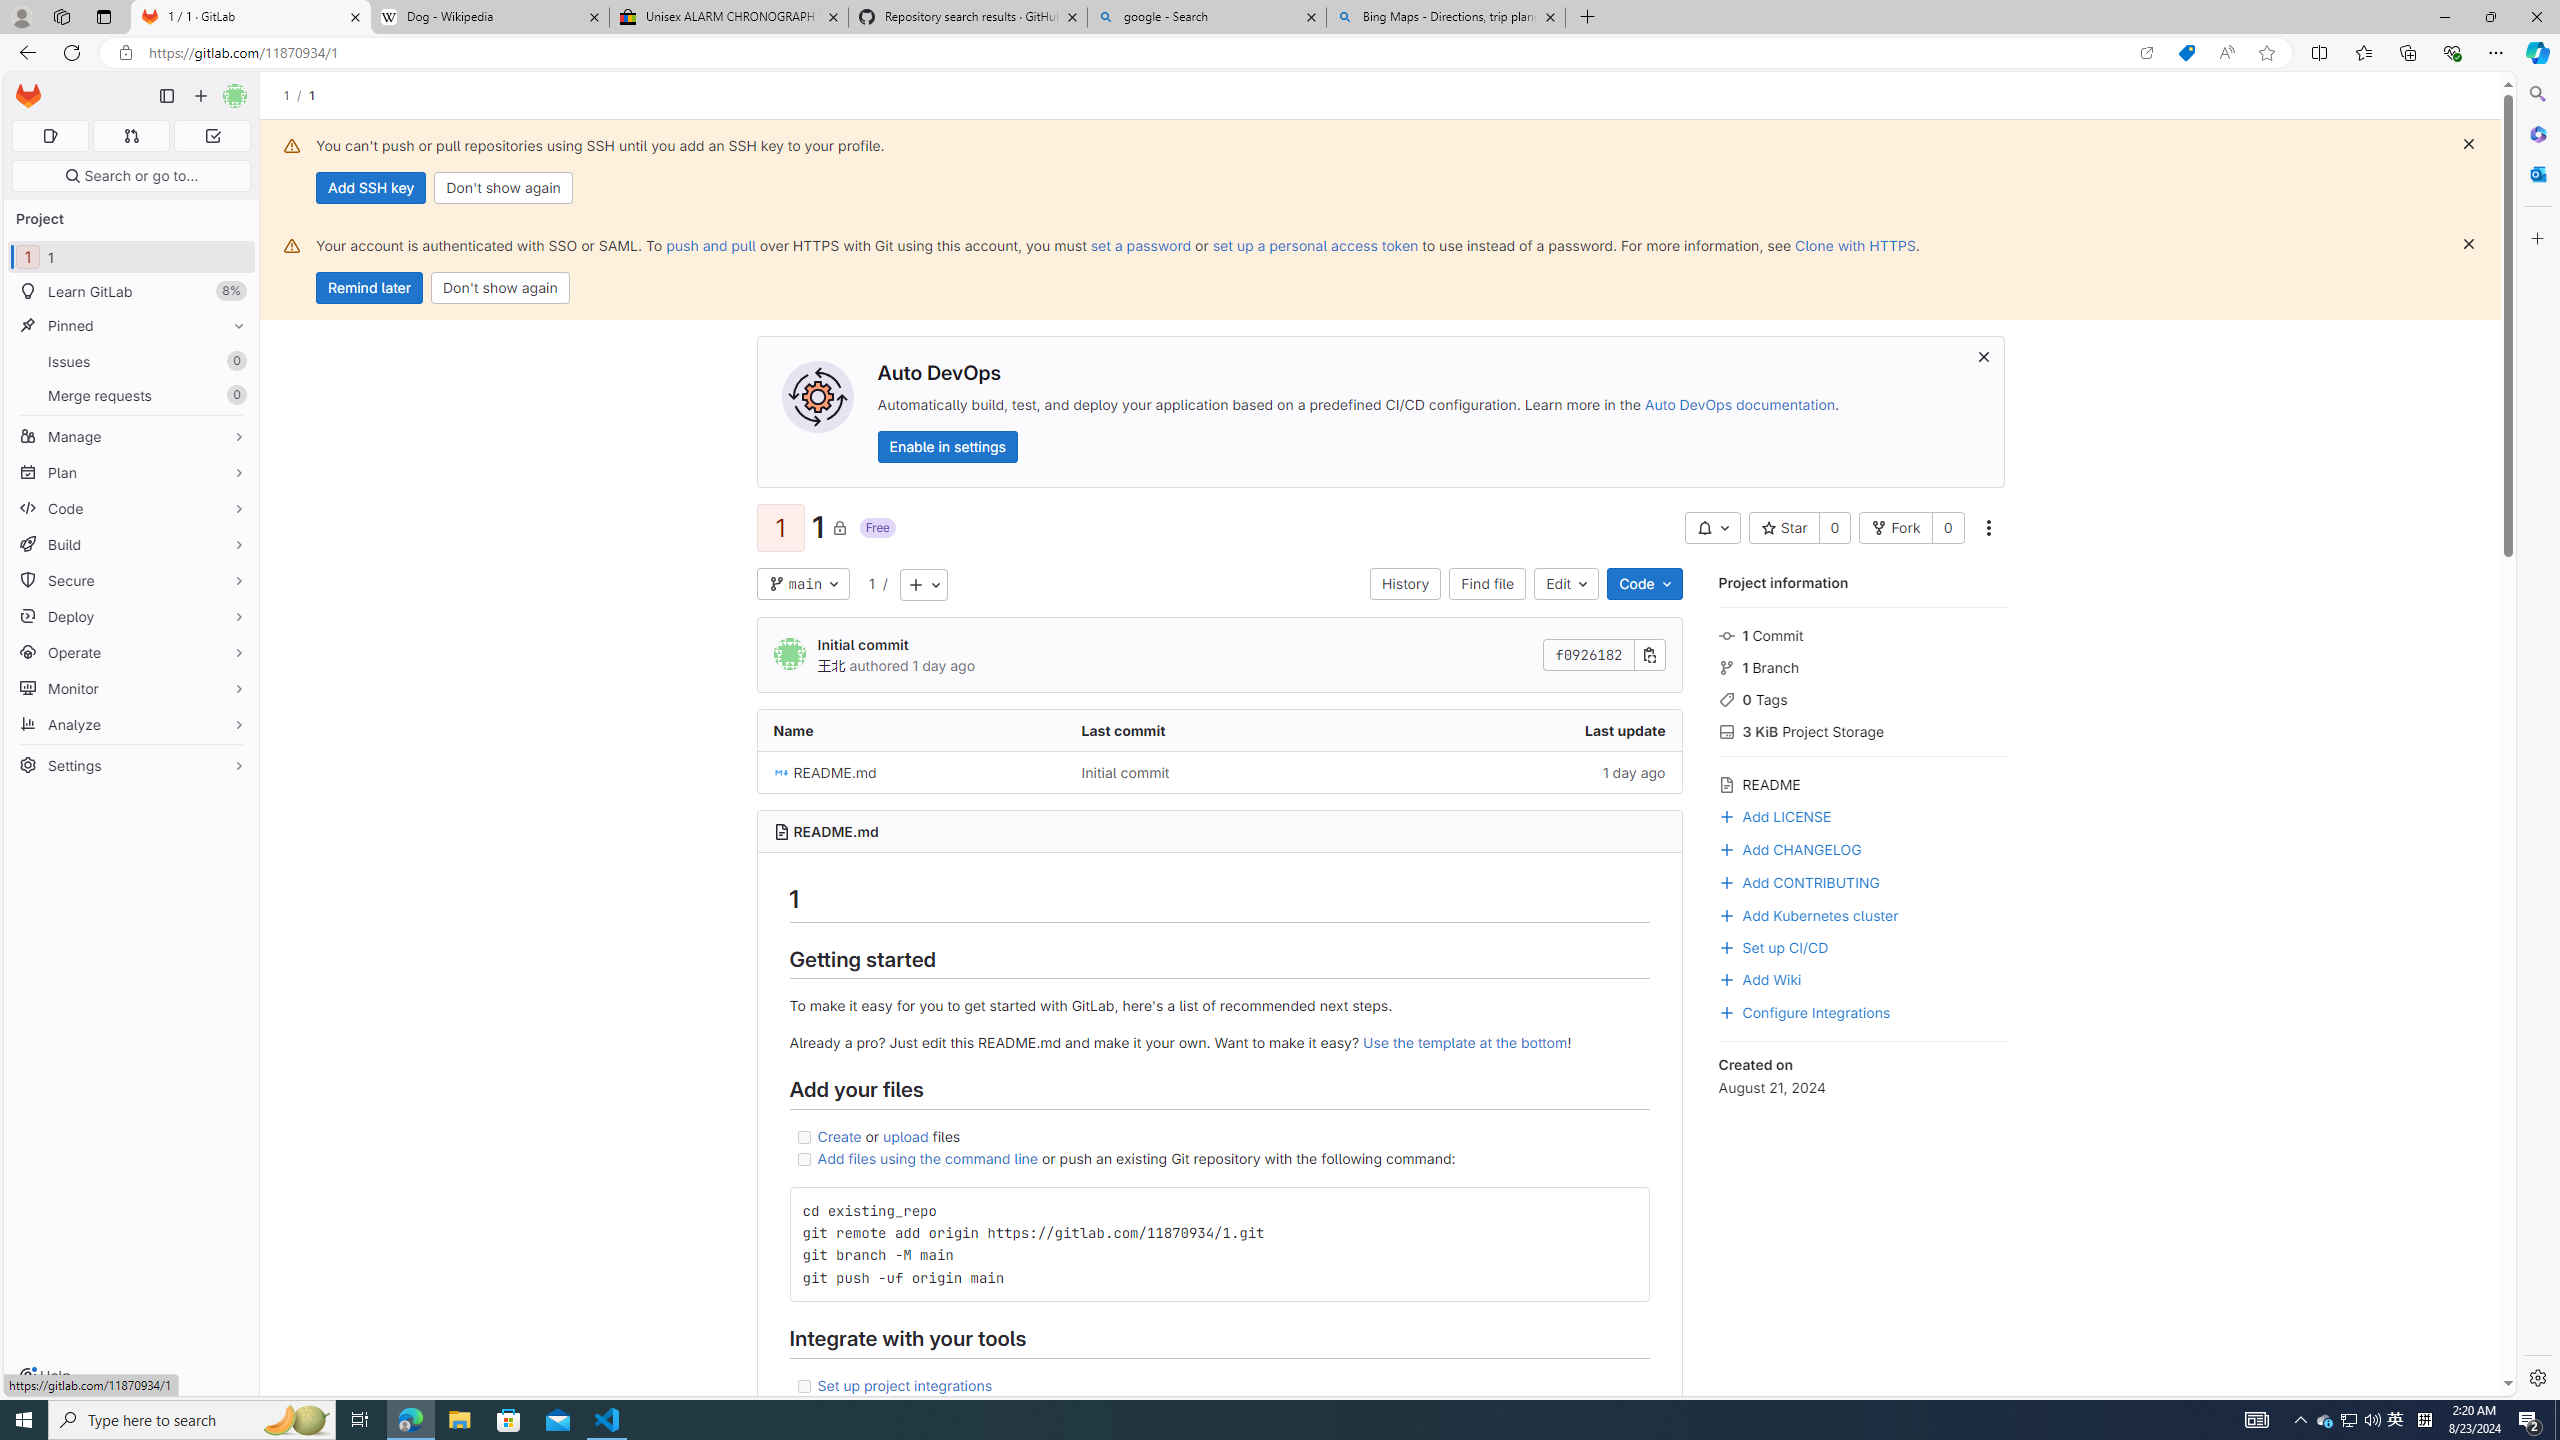 Image resolution: width=2560 pixels, height=1440 pixels. What do you see at coordinates (1862, 666) in the screenshot?
I see `'1 Branch'` at bounding box center [1862, 666].